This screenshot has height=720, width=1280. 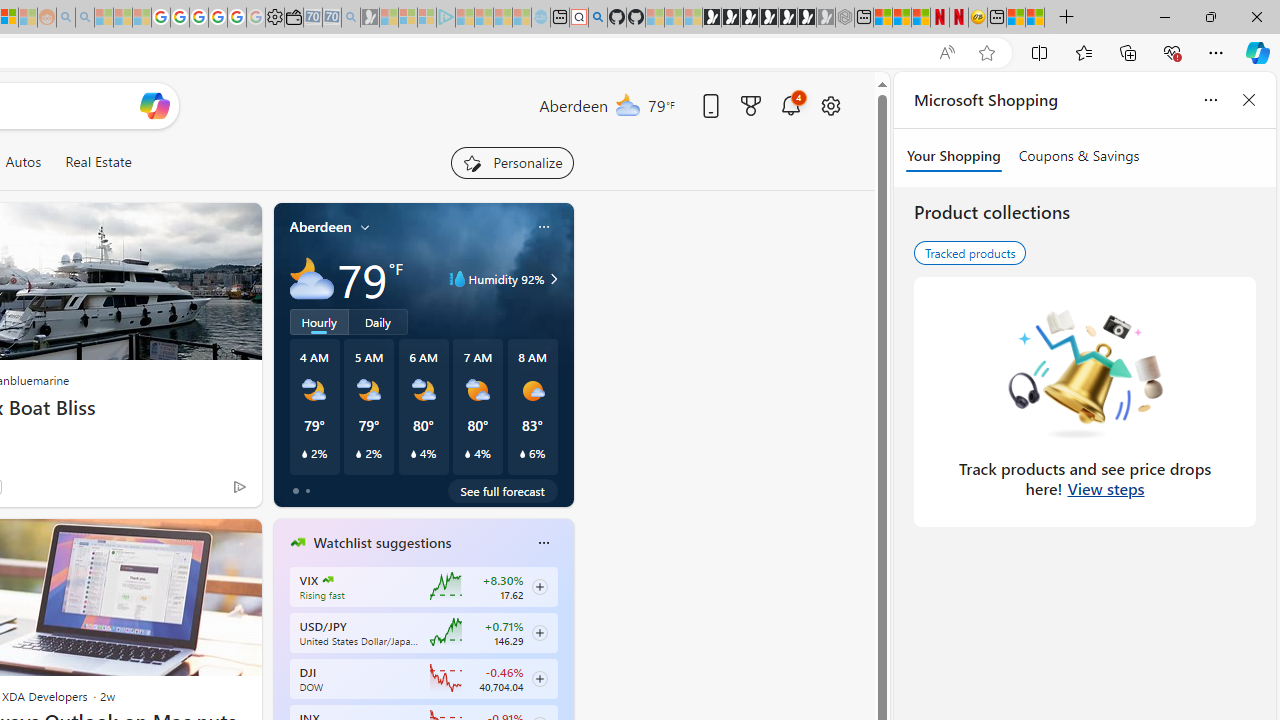 What do you see at coordinates (83, 17) in the screenshot?
I see `'Utah sues federal government - Search - Sleeping'` at bounding box center [83, 17].